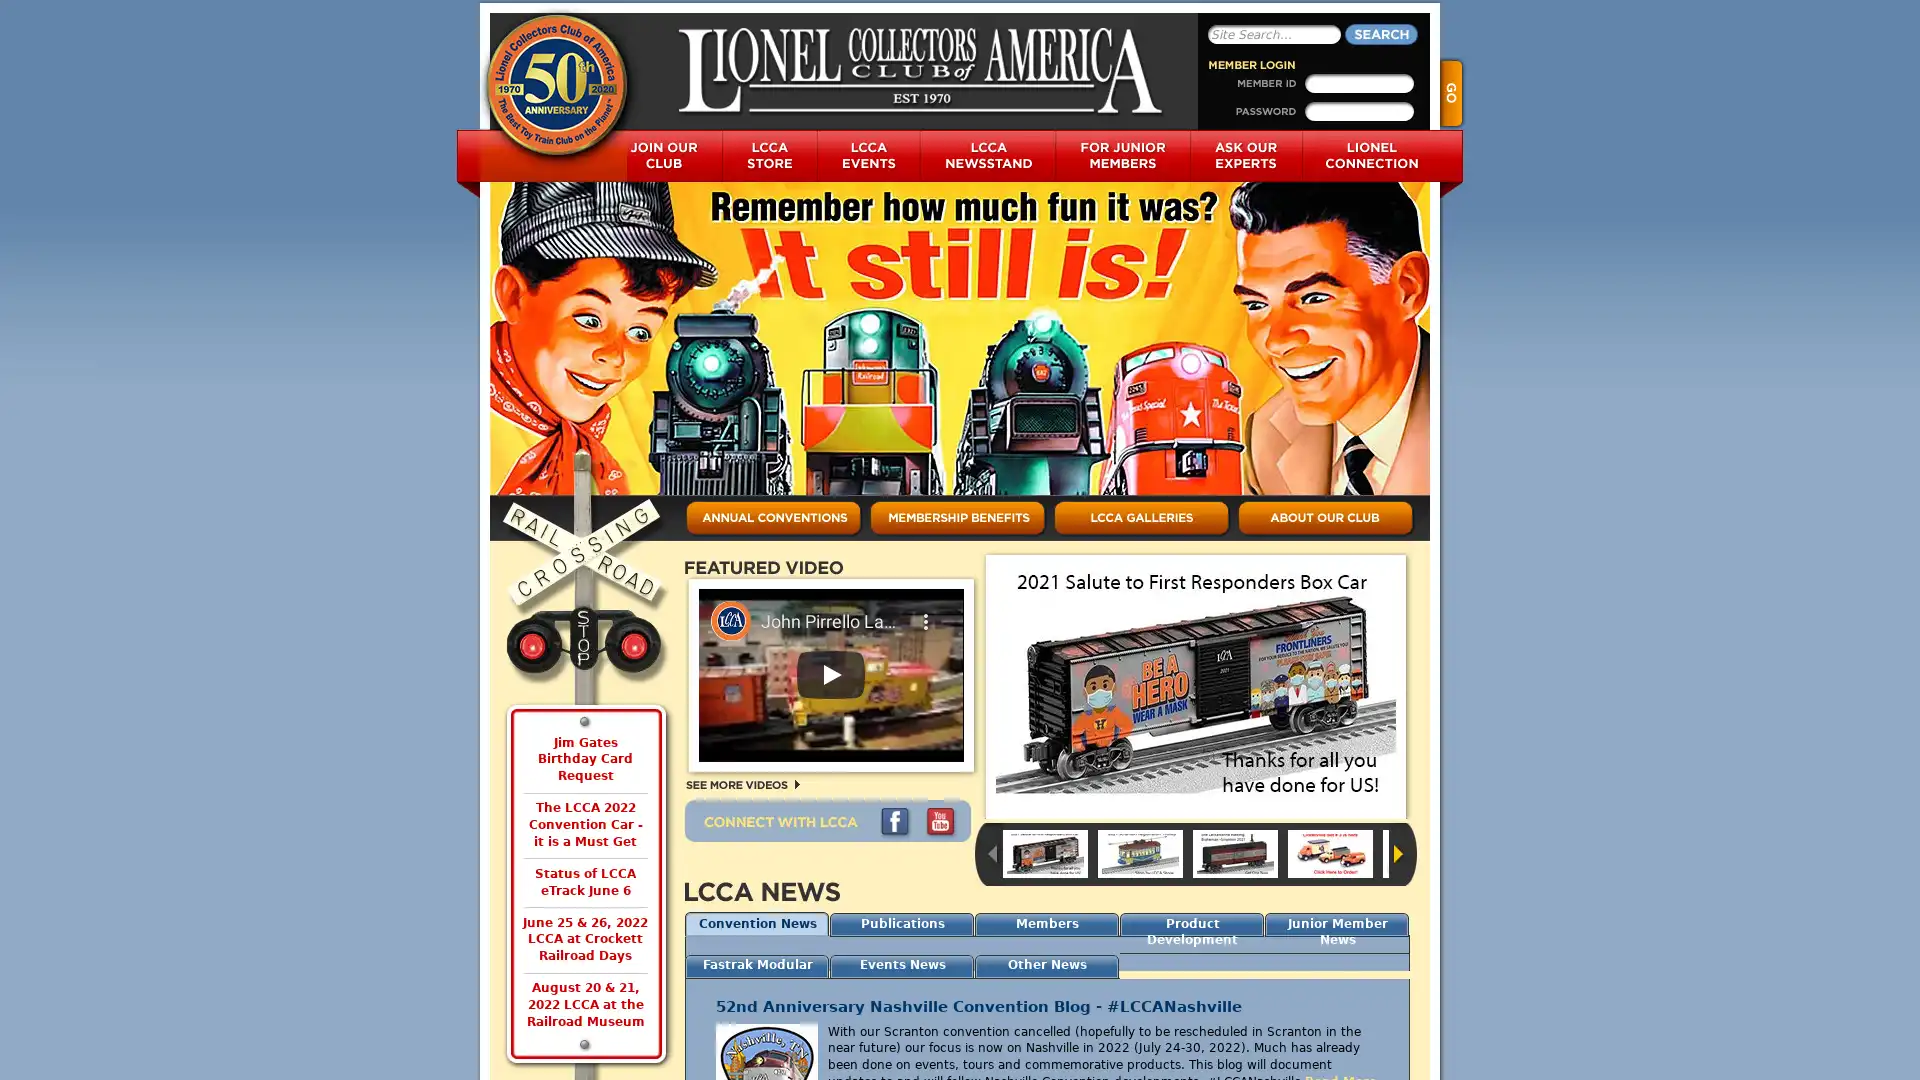 The width and height of the screenshot is (1920, 1080). Describe the element at coordinates (1380, 34) in the screenshot. I see `Search` at that location.